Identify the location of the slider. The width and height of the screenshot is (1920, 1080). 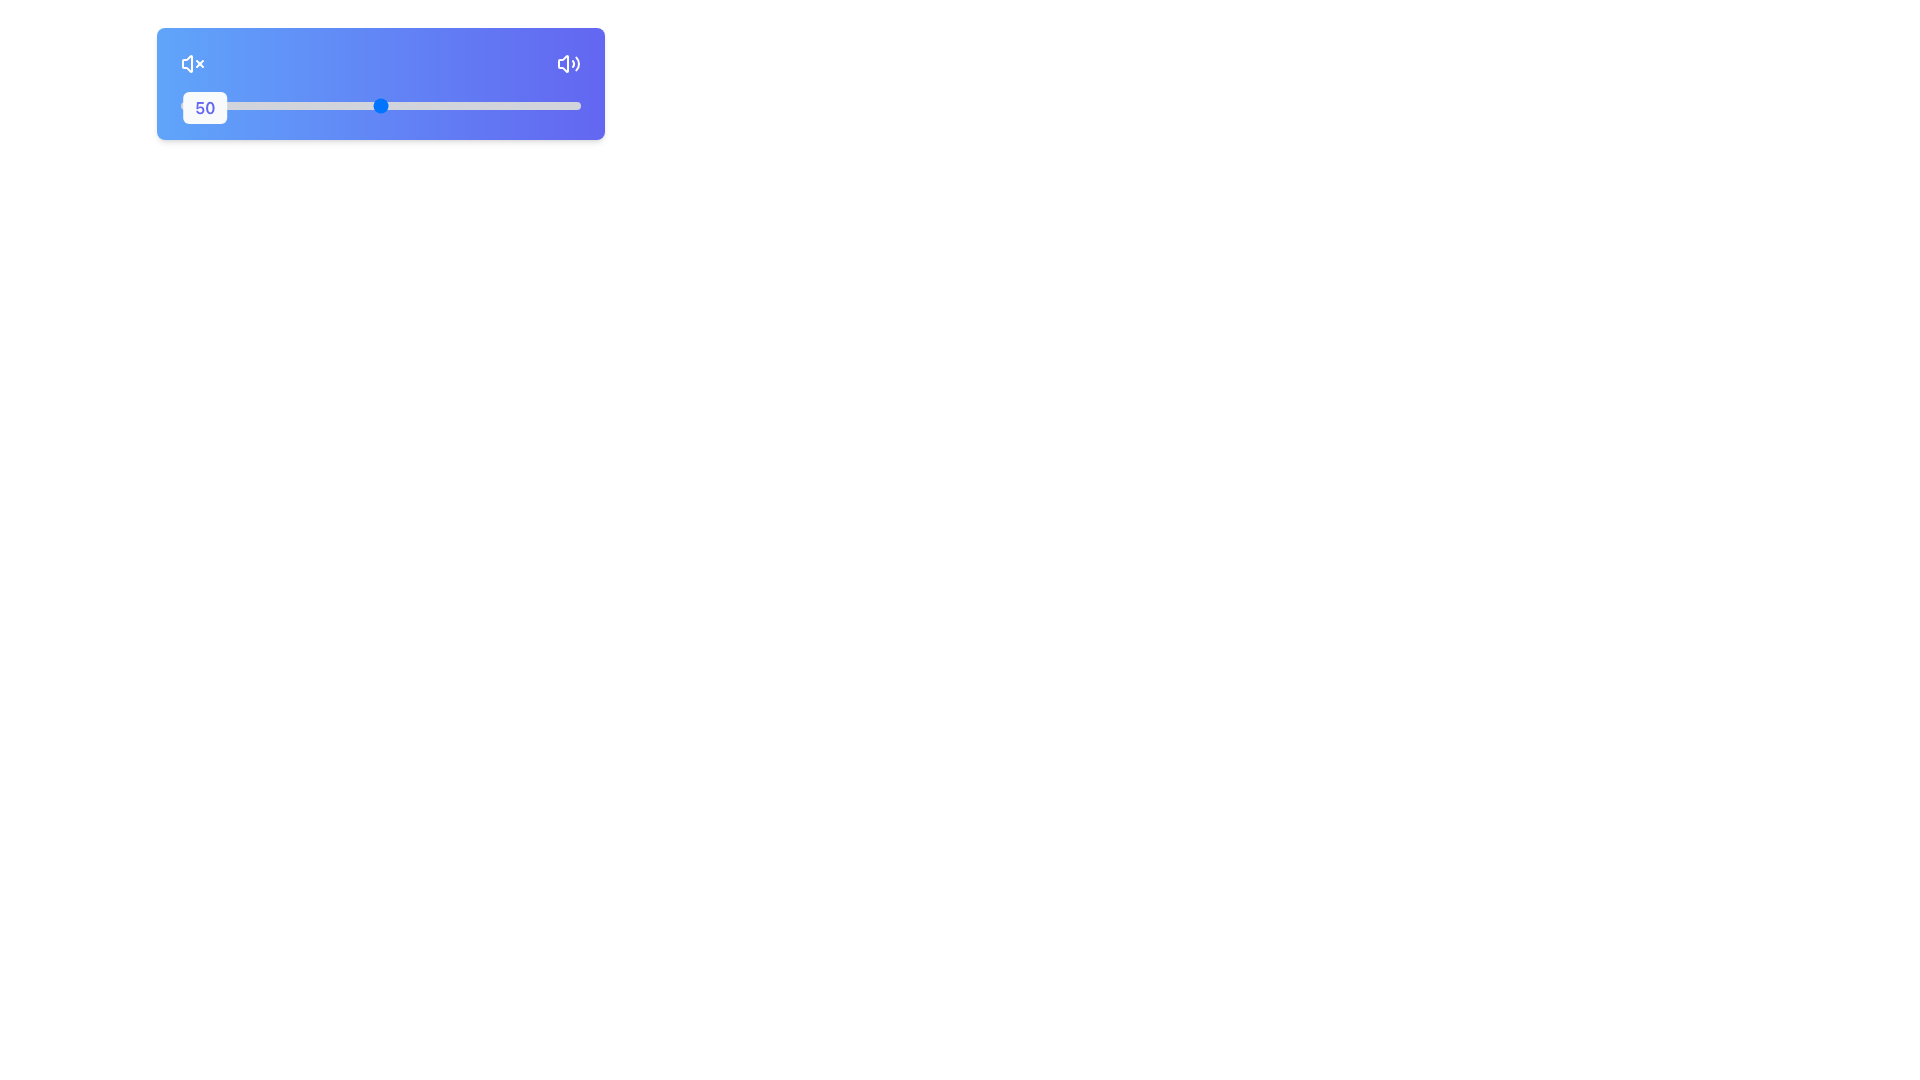
(475, 105).